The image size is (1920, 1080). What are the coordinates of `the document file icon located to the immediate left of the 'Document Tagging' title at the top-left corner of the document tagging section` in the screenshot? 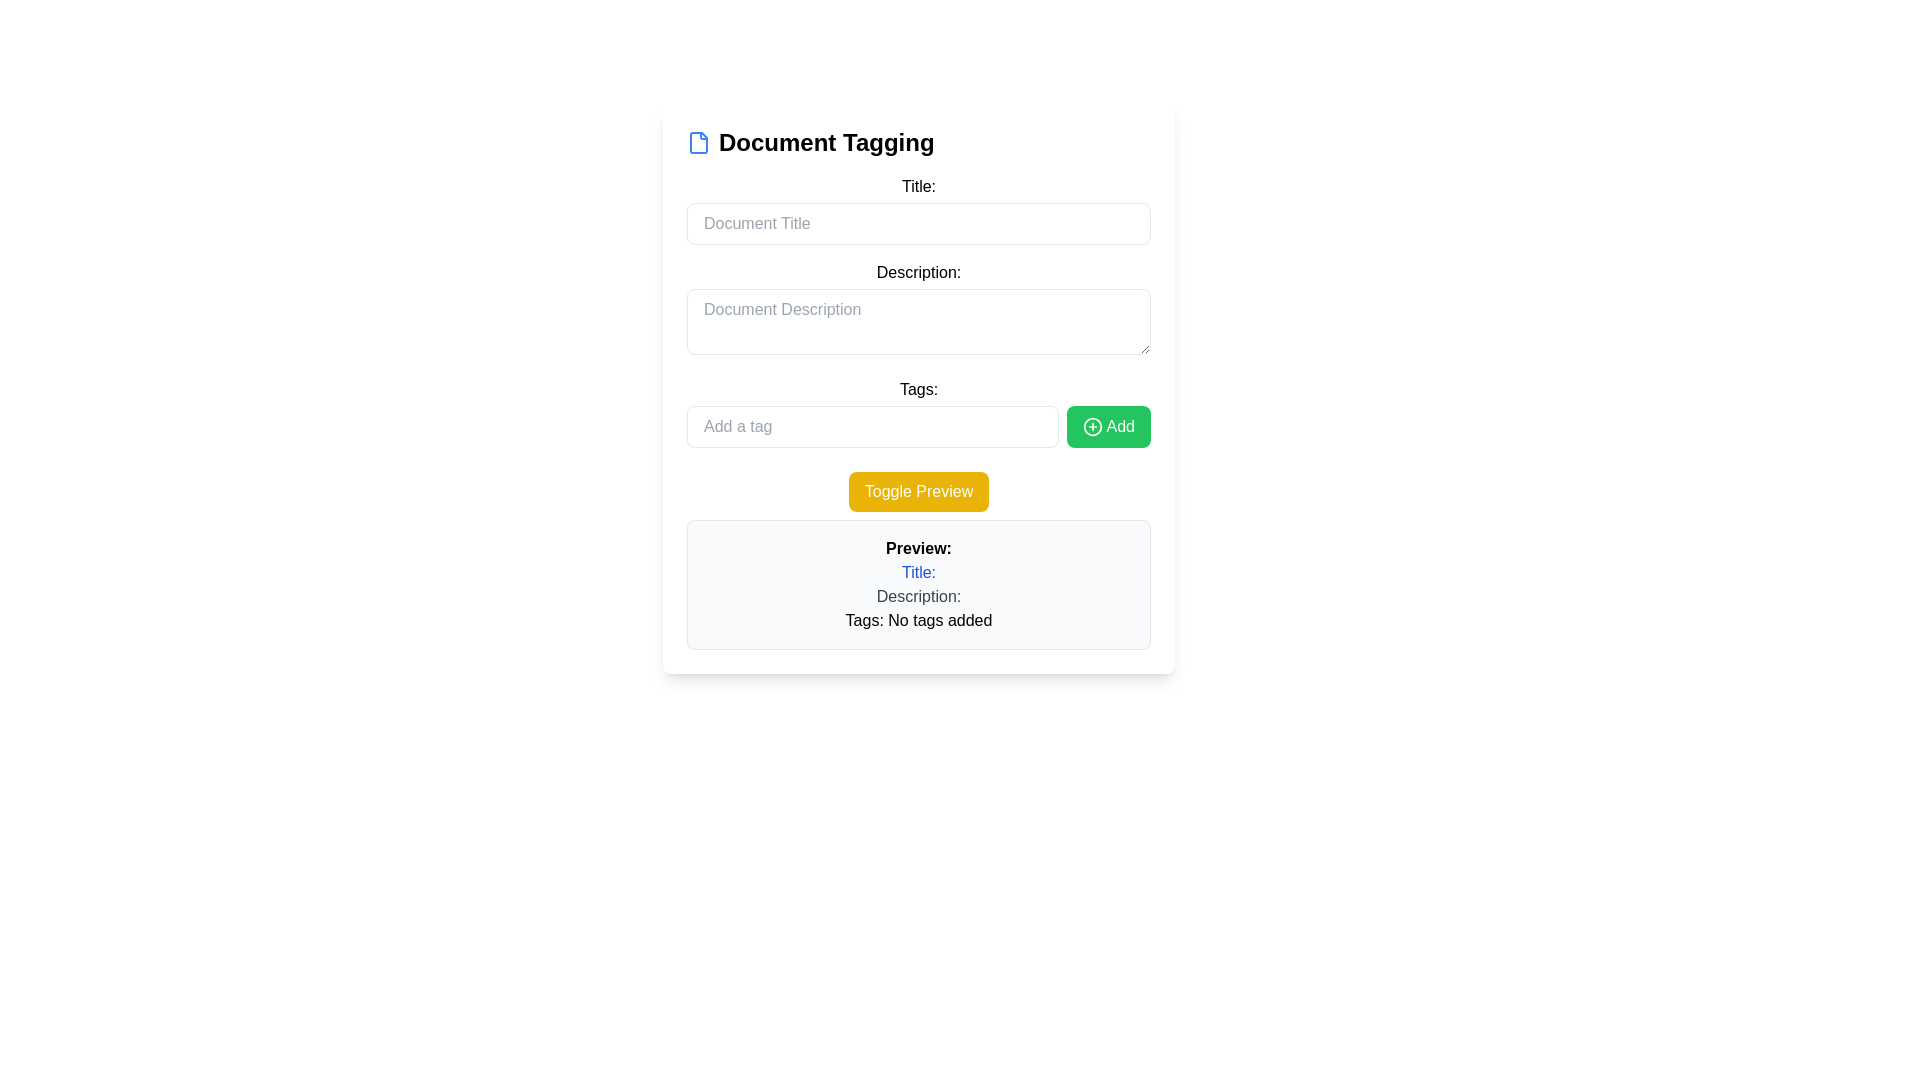 It's located at (699, 141).